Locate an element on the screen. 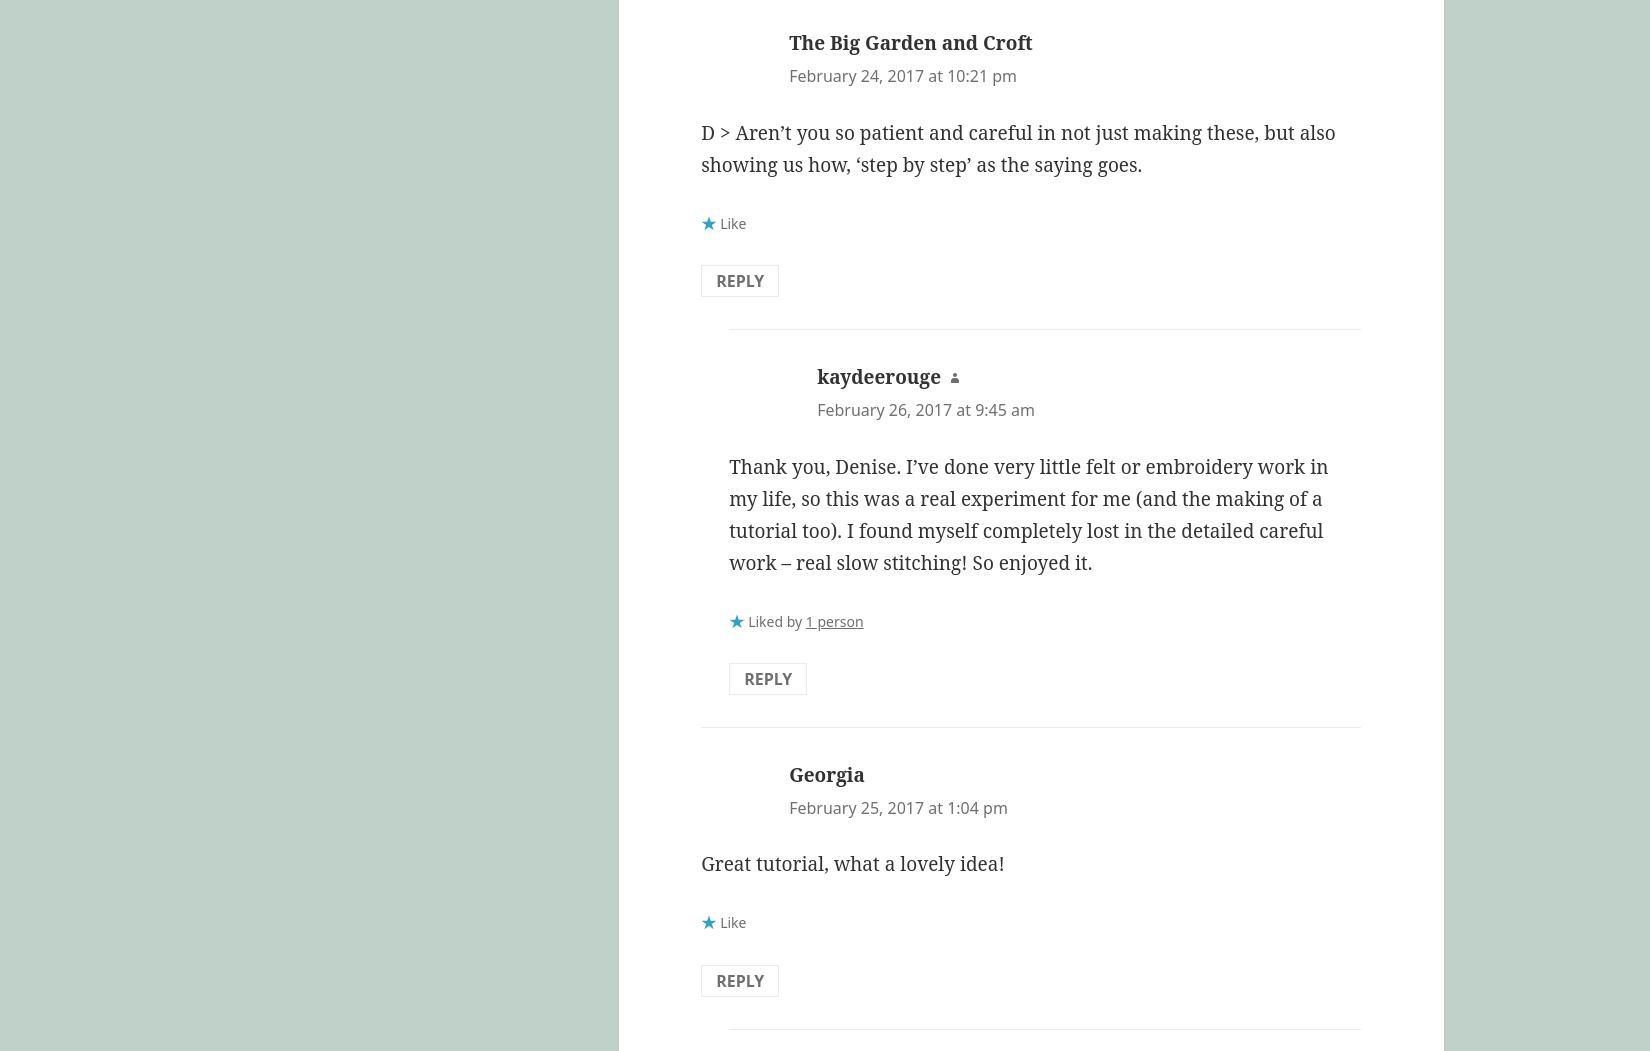 This screenshot has height=1051, width=1650. 'The Big Garden and Croft' is located at coordinates (910, 41).